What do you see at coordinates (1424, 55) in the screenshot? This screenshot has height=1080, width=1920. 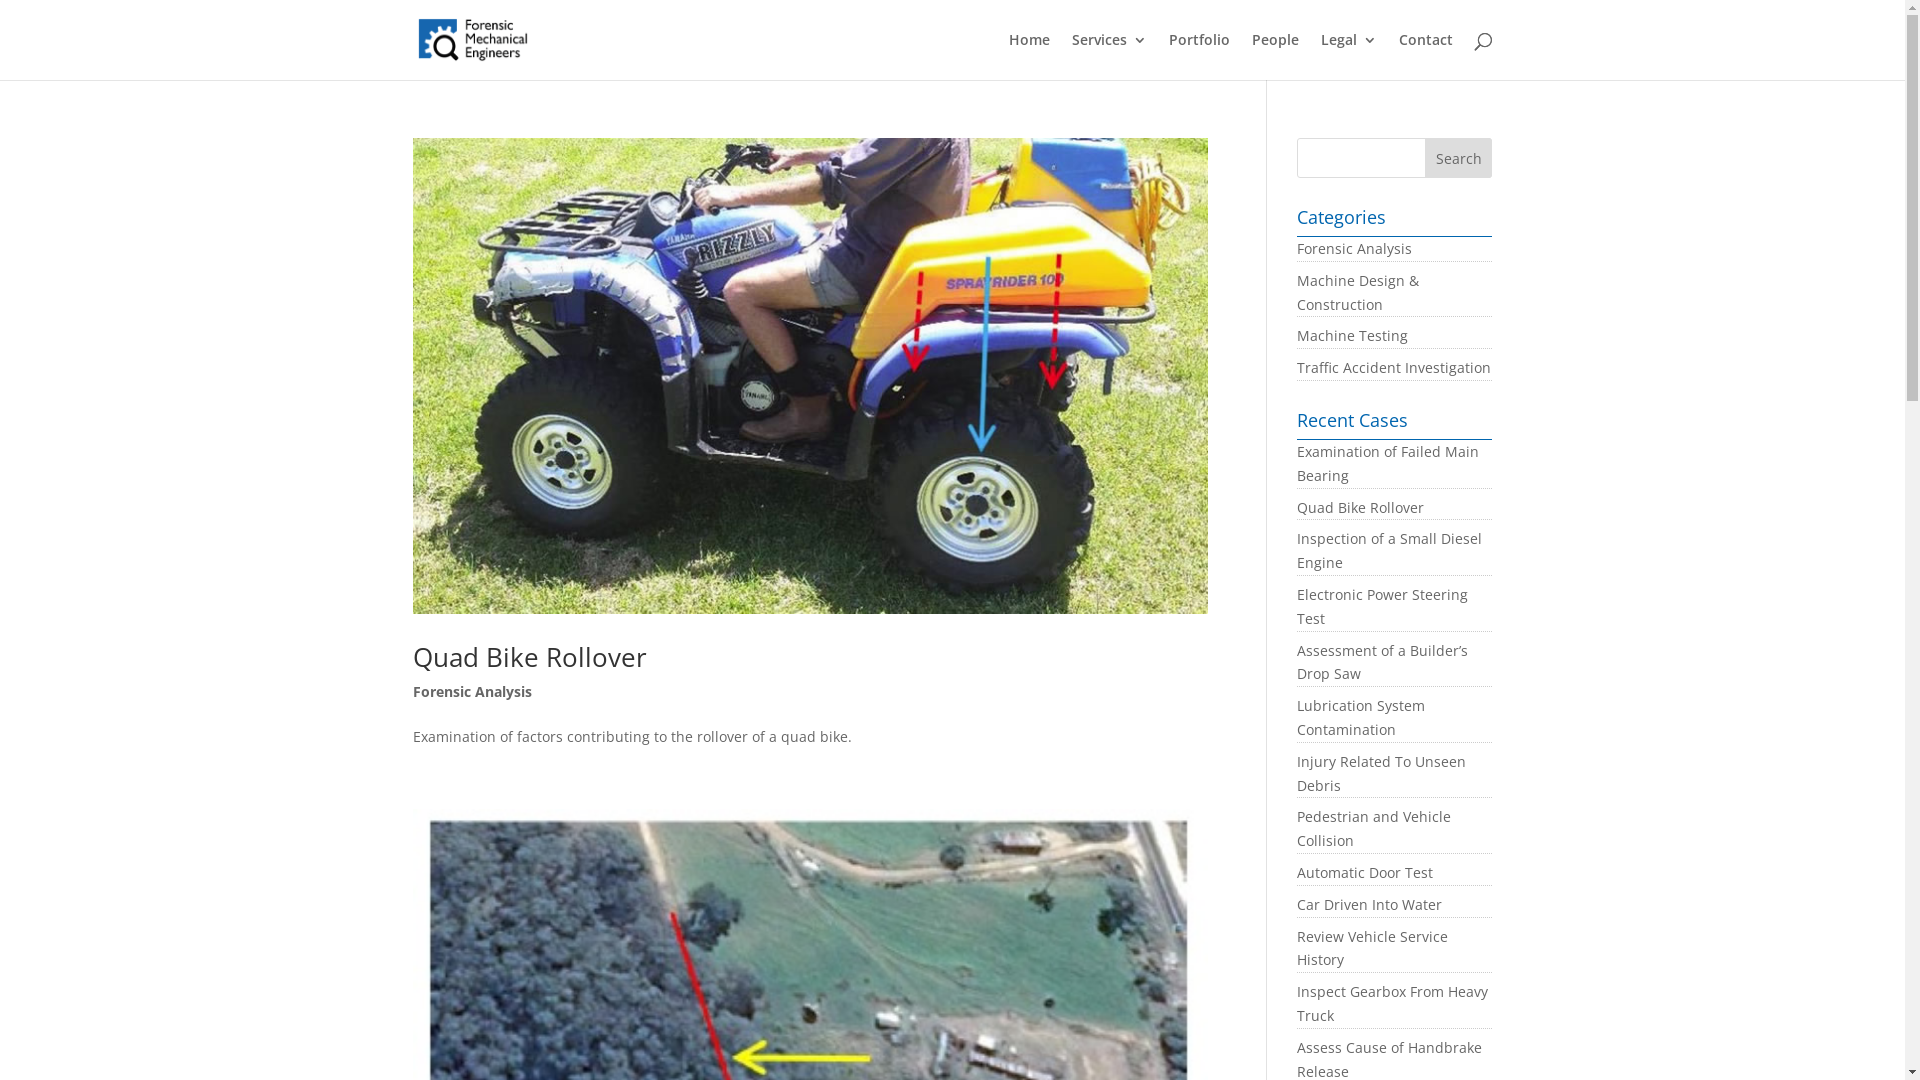 I see `'Contact'` at bounding box center [1424, 55].